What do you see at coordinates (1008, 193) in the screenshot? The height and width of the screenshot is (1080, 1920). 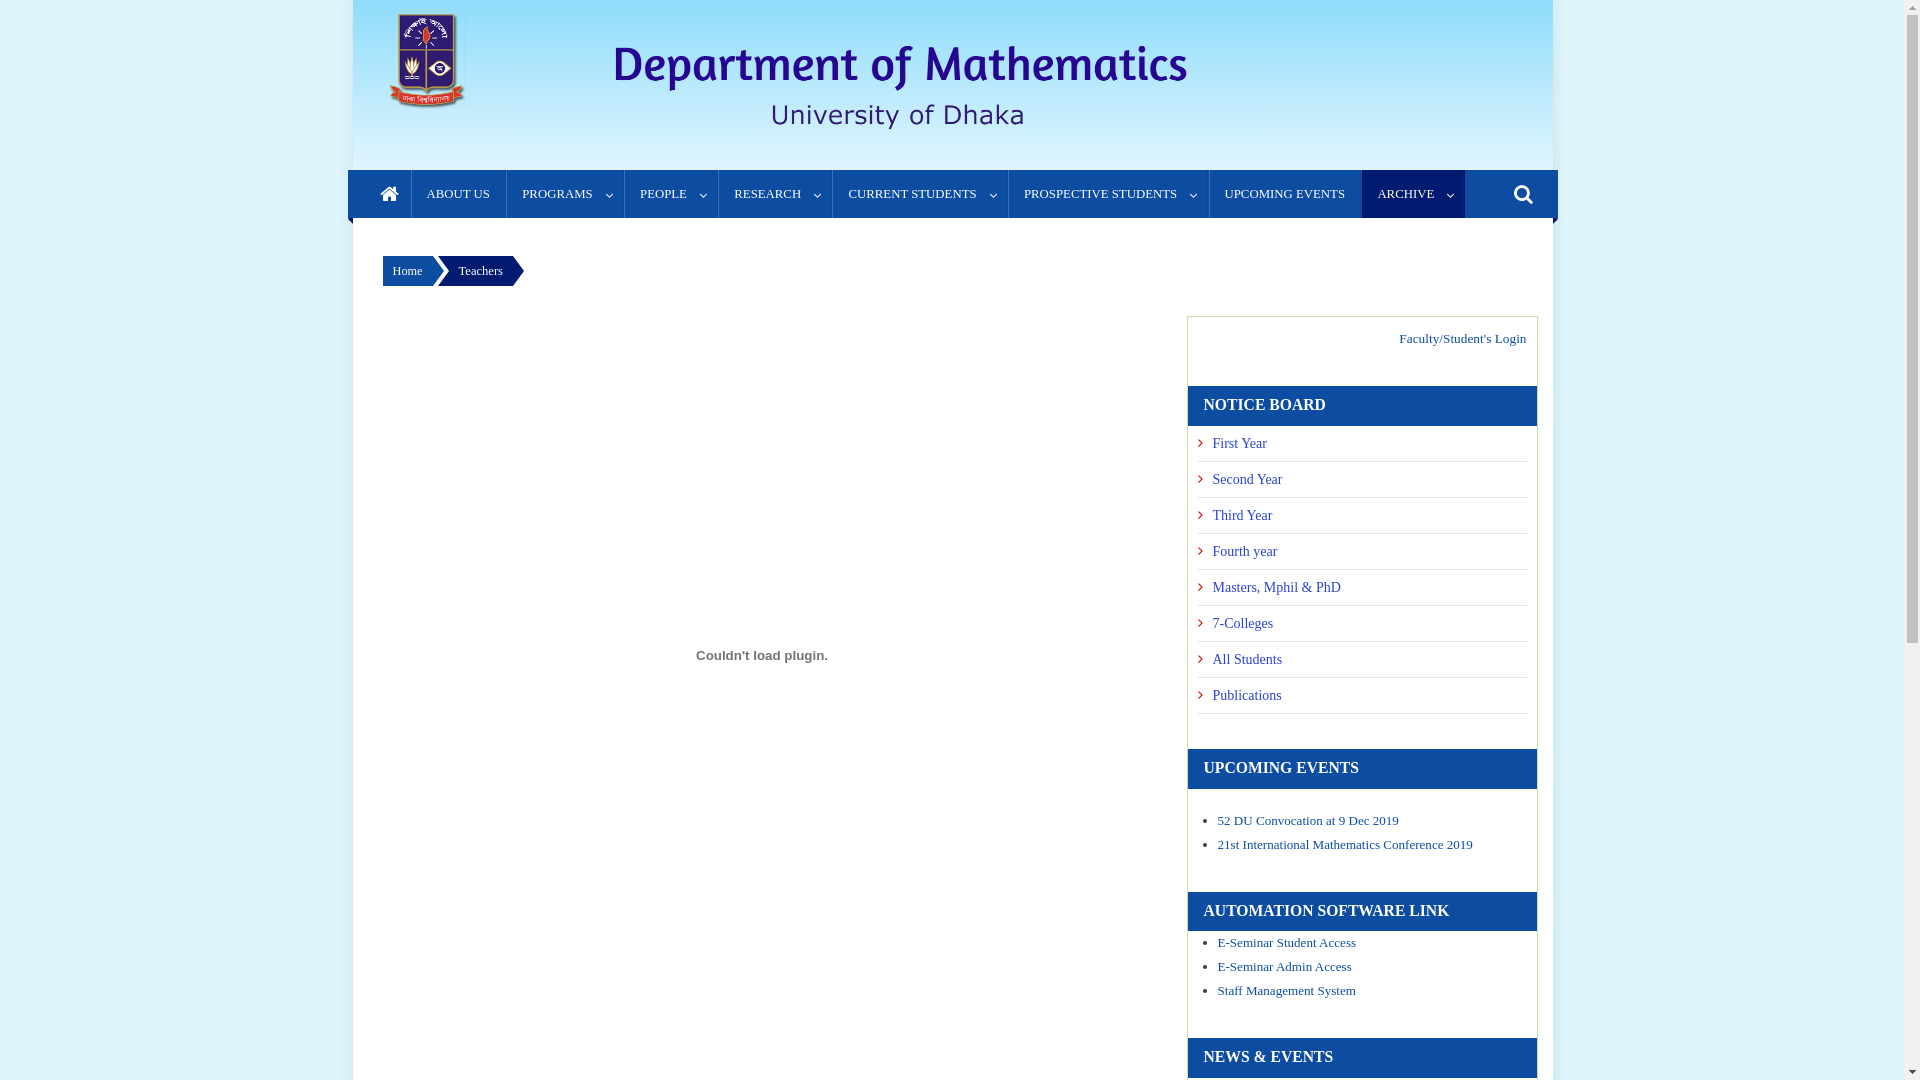 I see `'PROSPECTIVE STUDENTS'` at bounding box center [1008, 193].